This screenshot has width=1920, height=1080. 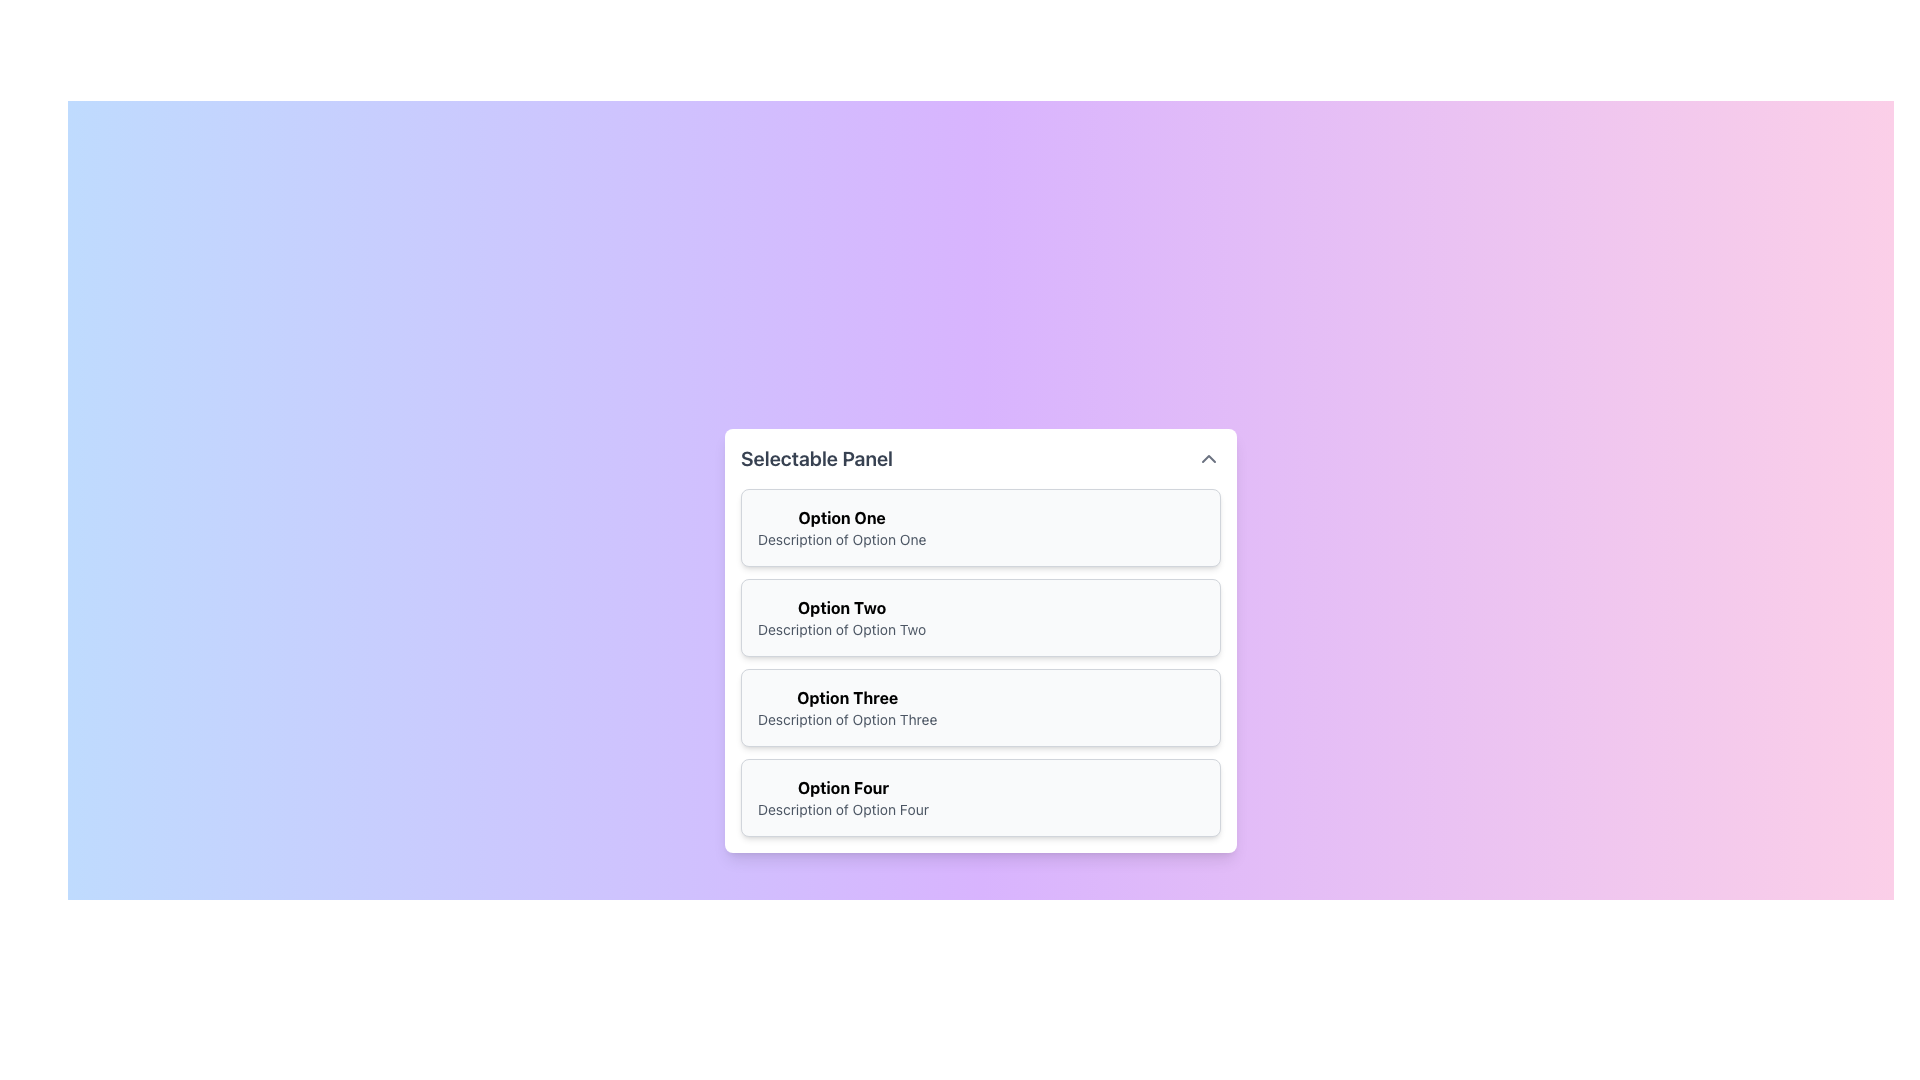 What do you see at coordinates (842, 616) in the screenshot?
I see `the text block titled 'Option Two' which contains the description 'Description of Option Two', positioned under 'Option One' and above 'Option Three'` at bounding box center [842, 616].